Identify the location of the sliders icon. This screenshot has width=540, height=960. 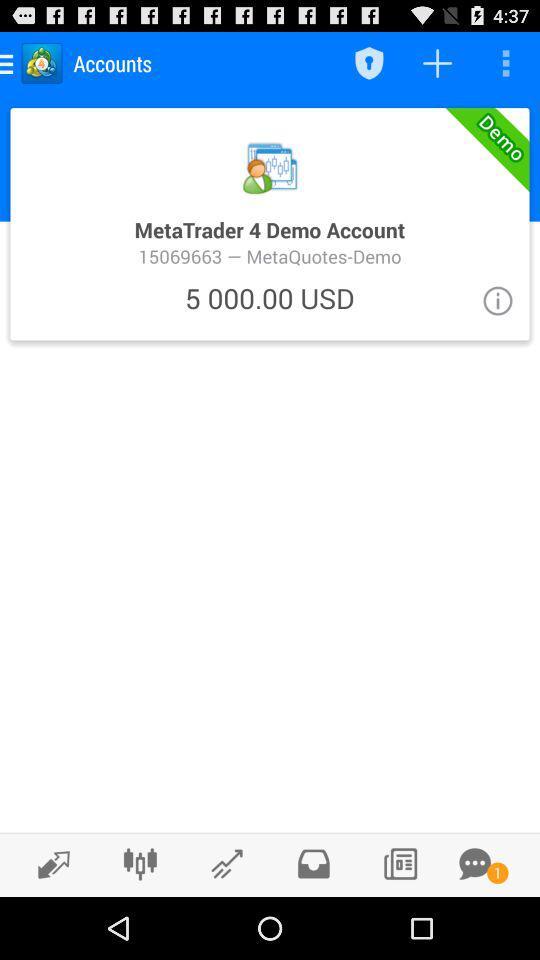
(139, 924).